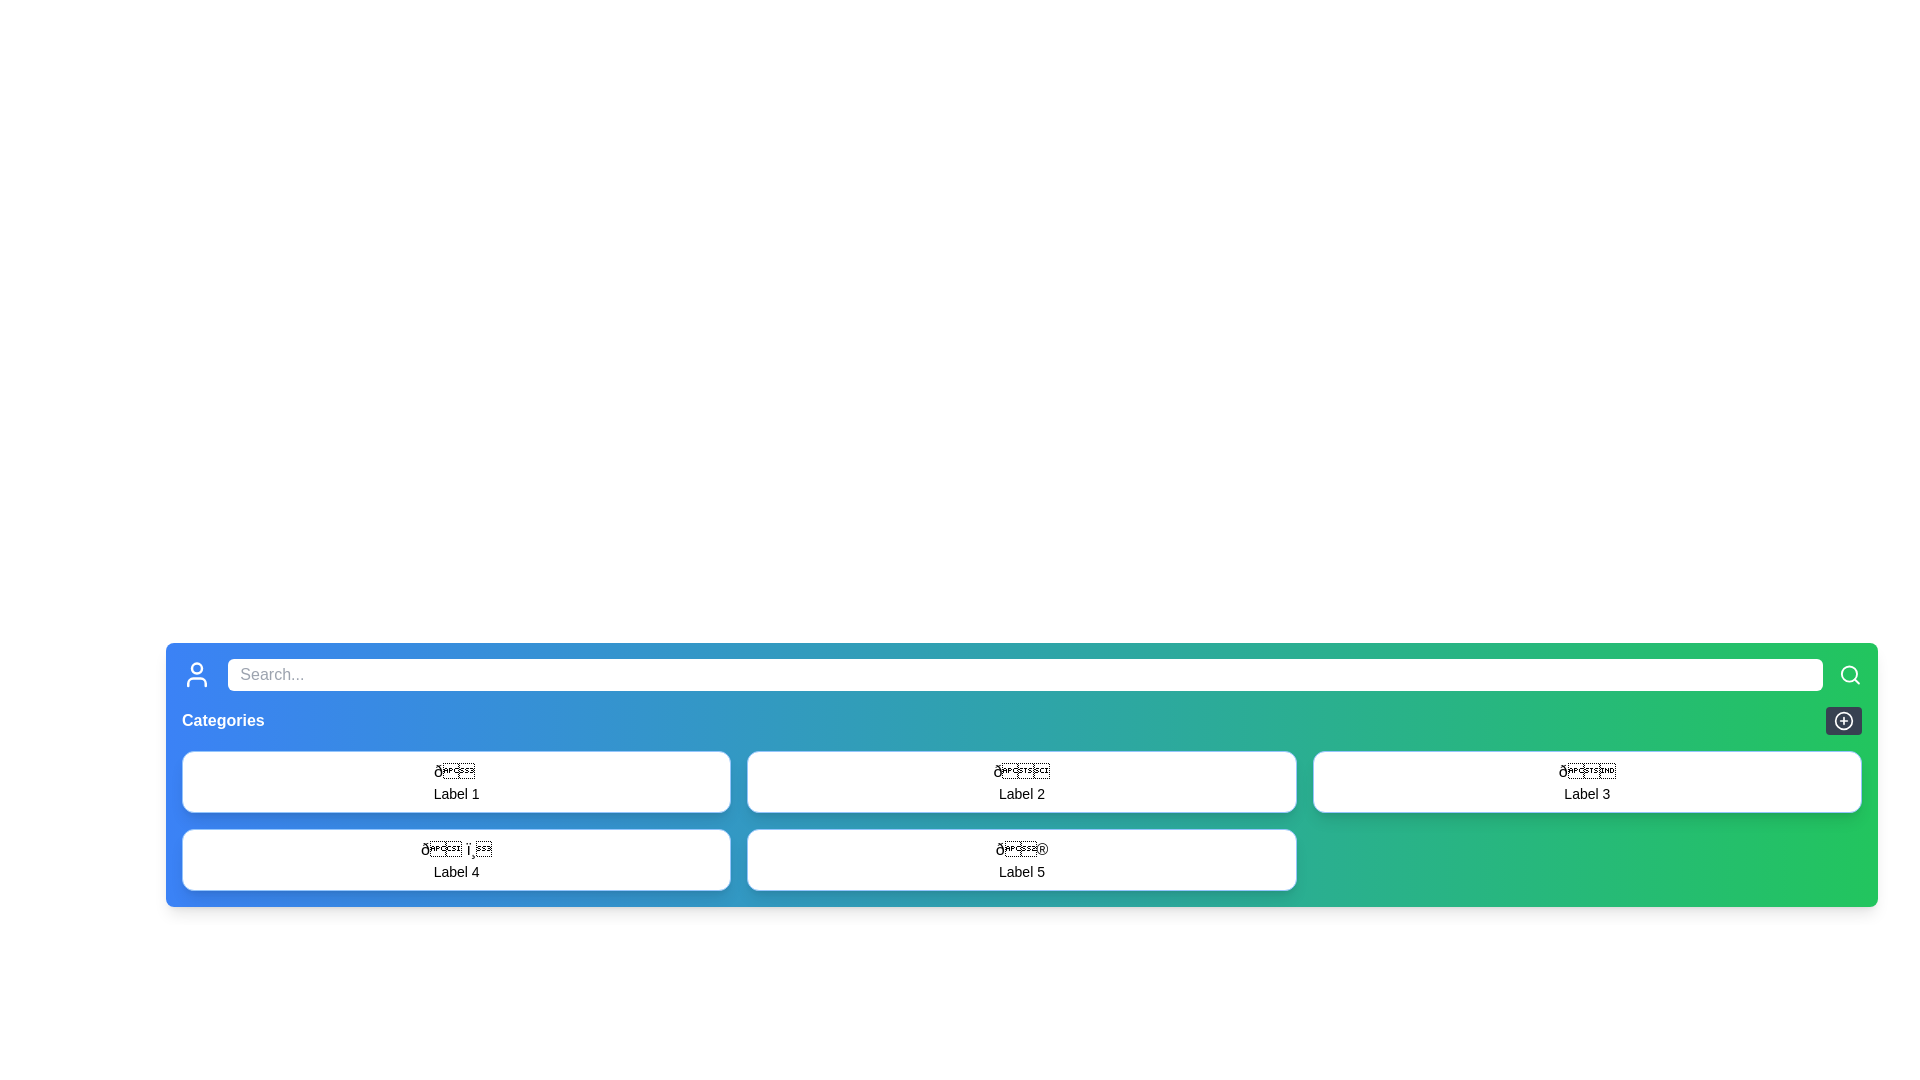  I want to click on the static icon-like text representation "📄" located above the label titled "Label 3" within the card in the top-right of the grid layout, so click(1586, 770).